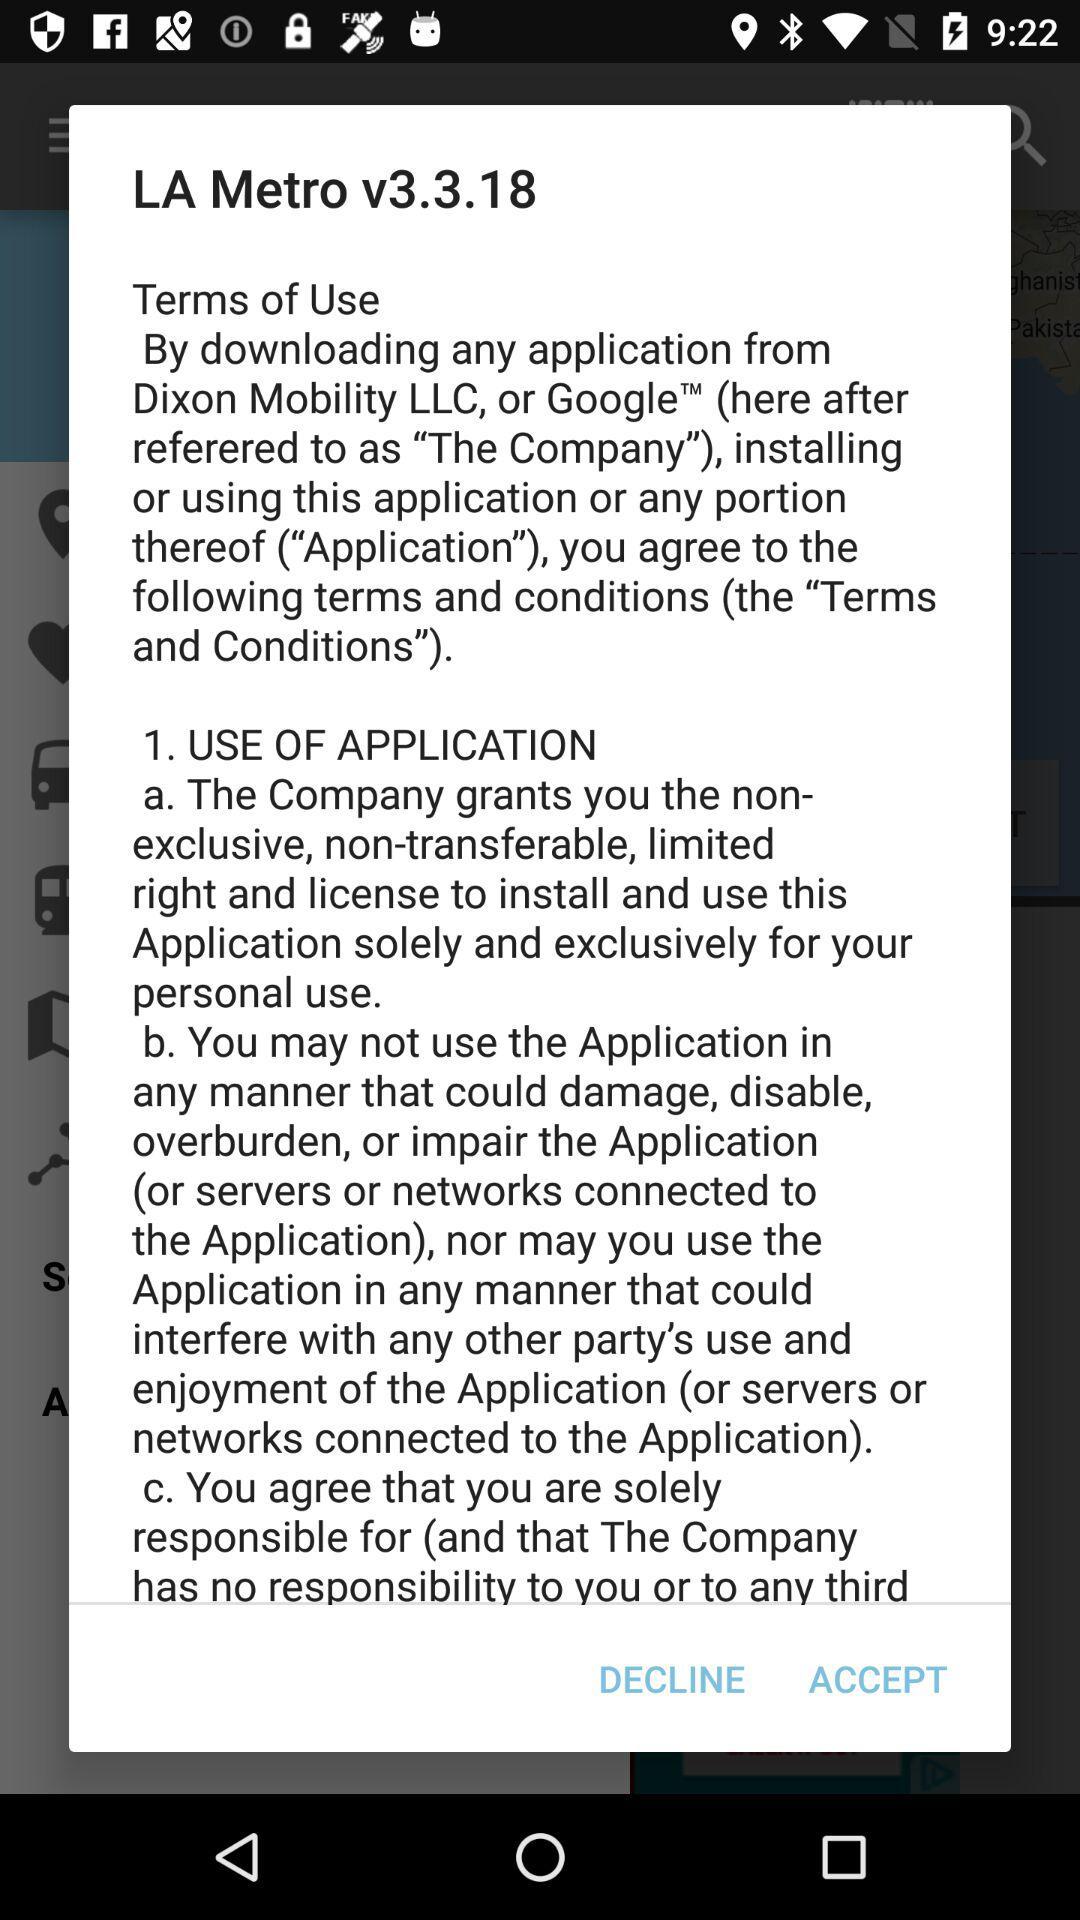 The width and height of the screenshot is (1080, 1920). Describe the element at coordinates (877, 1678) in the screenshot. I see `accept icon` at that location.